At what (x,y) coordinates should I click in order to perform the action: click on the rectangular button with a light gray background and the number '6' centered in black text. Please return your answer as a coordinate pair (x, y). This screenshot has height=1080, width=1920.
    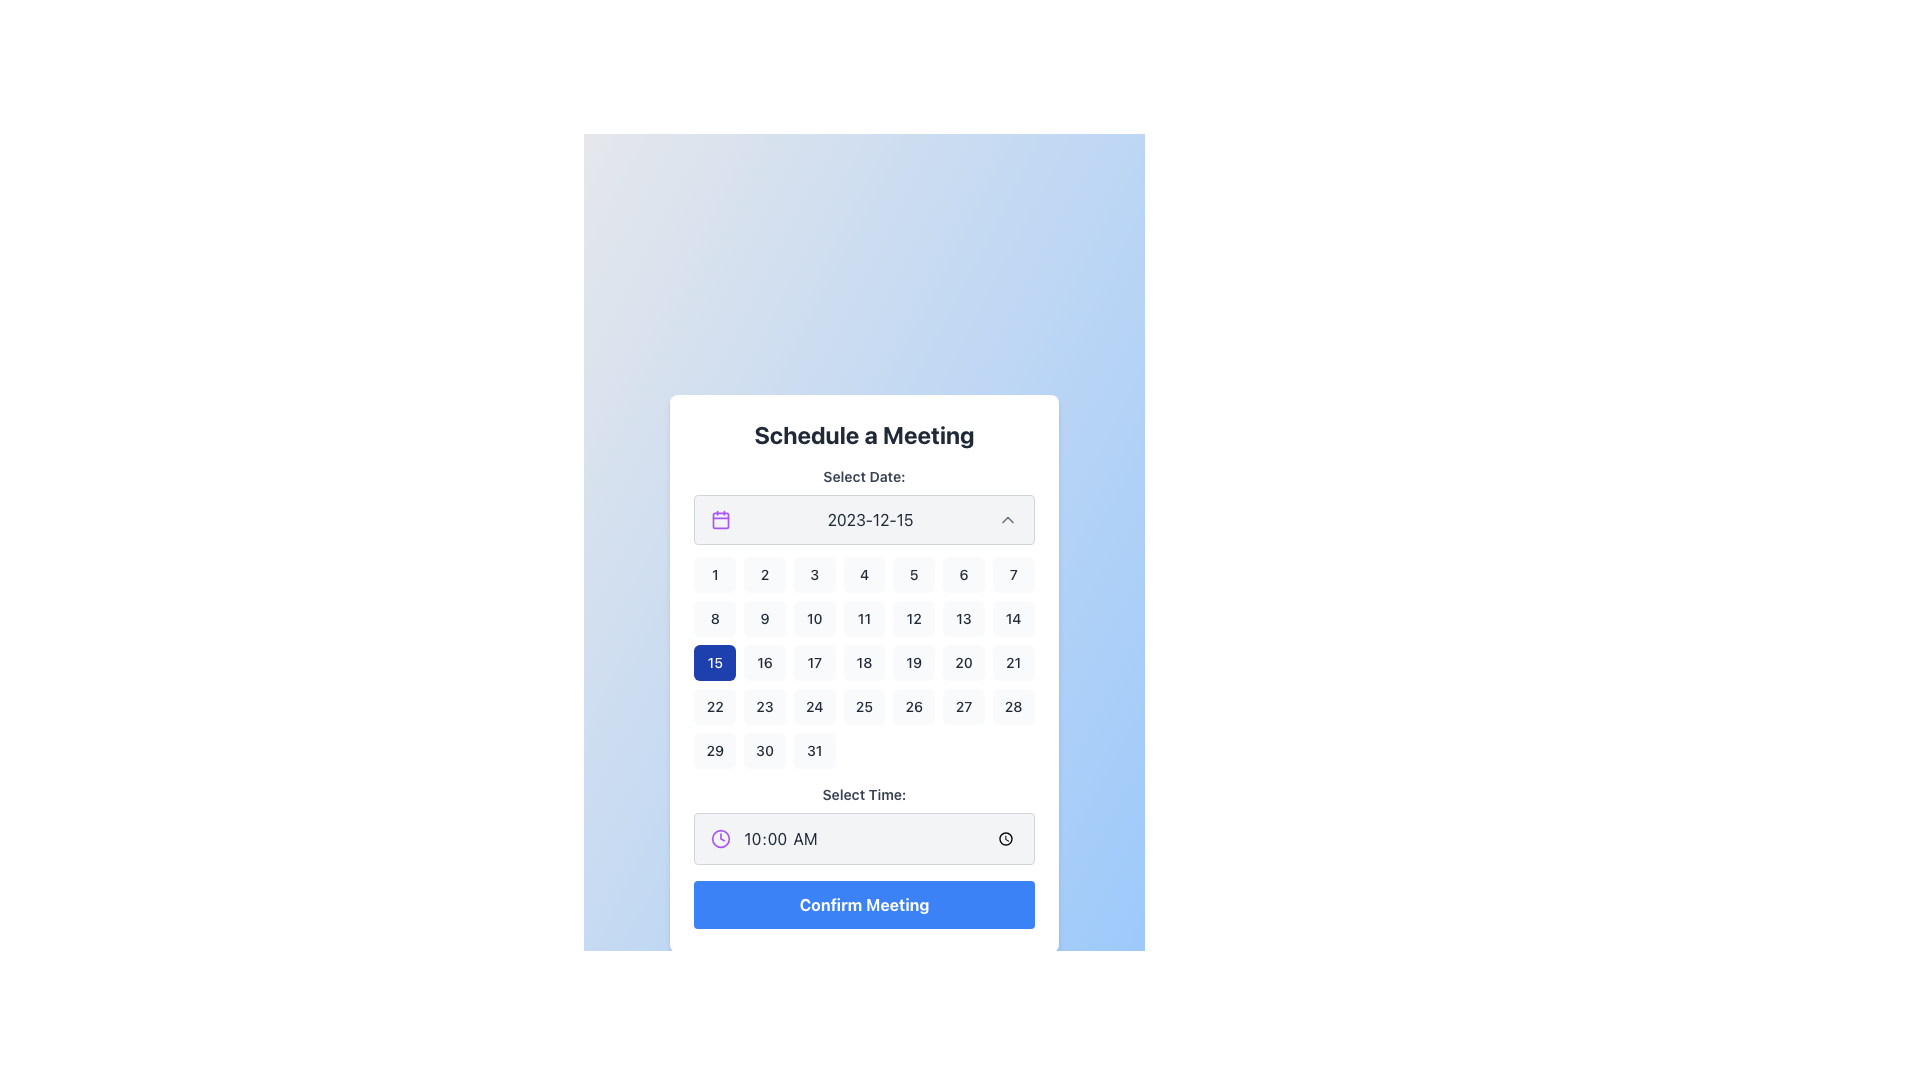
    Looking at the image, I should click on (964, 574).